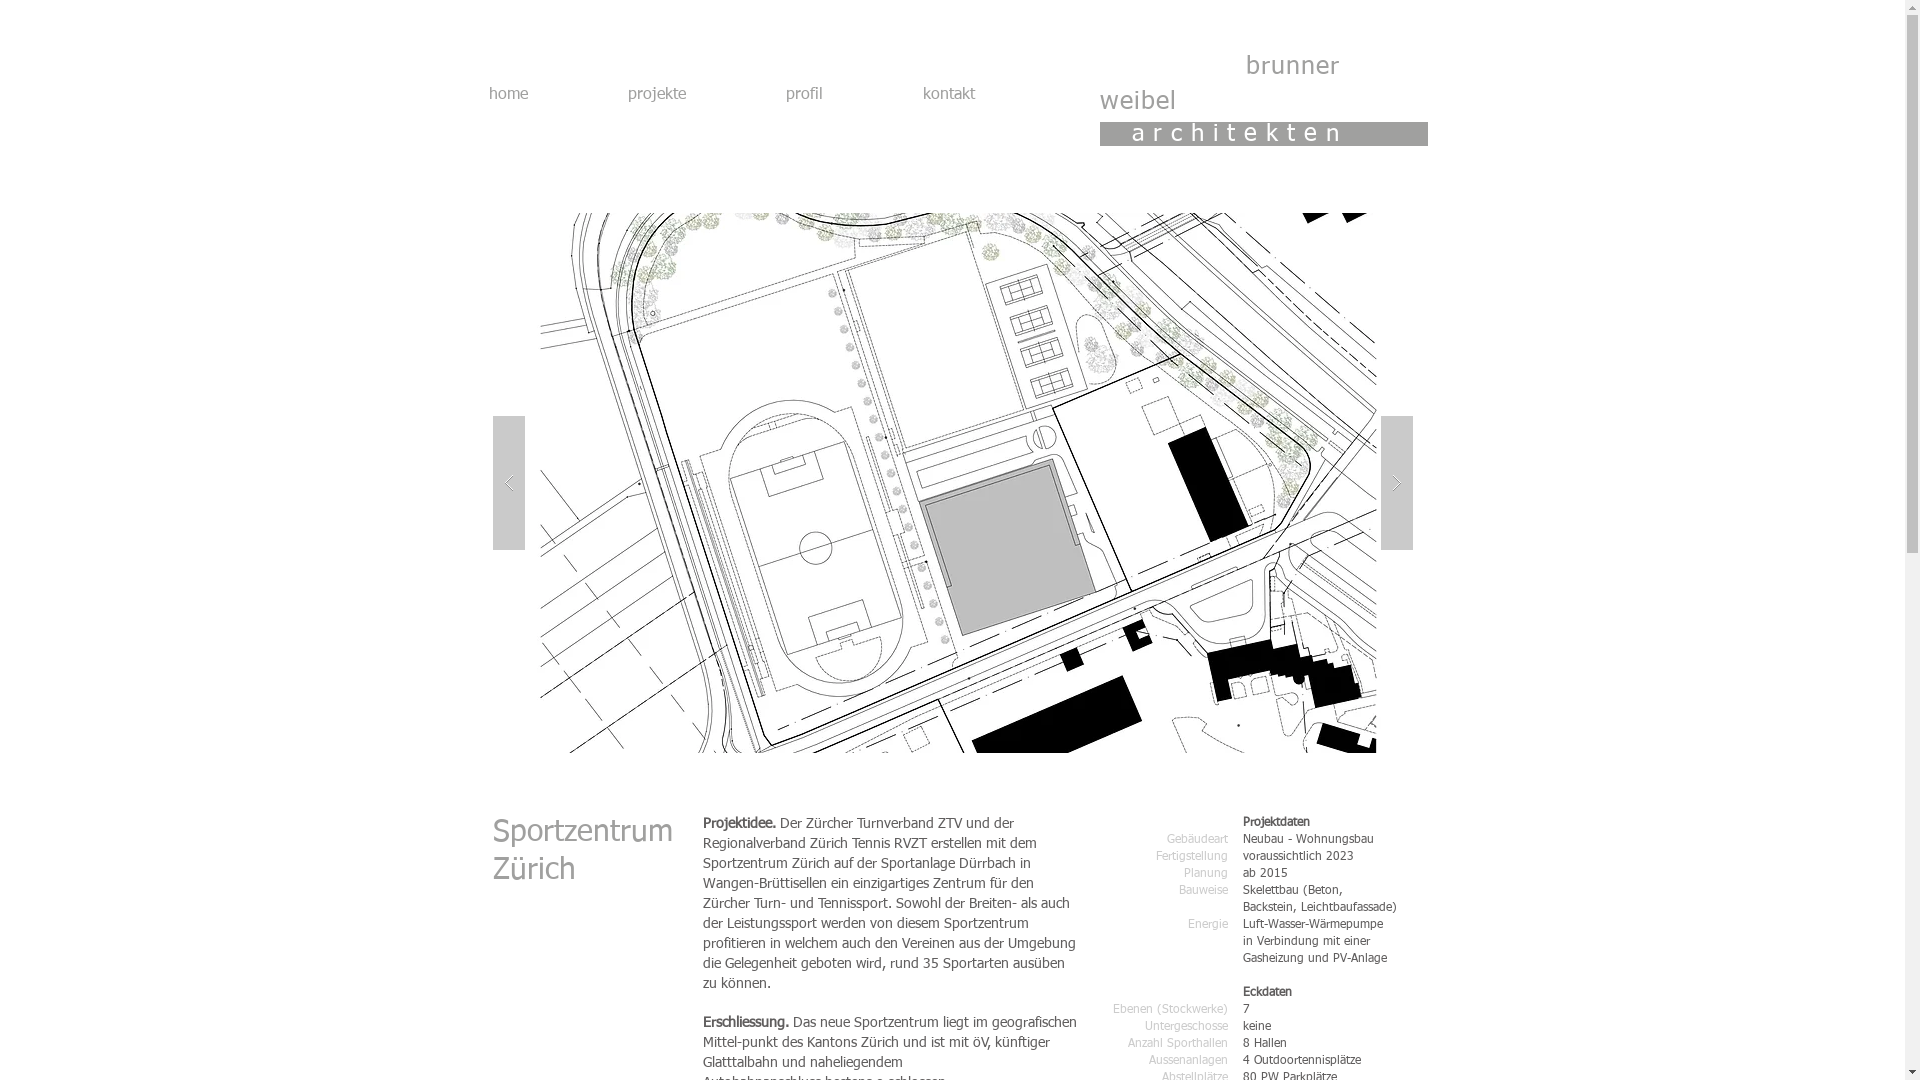  I want to click on '                    ', so click(1172, 67).